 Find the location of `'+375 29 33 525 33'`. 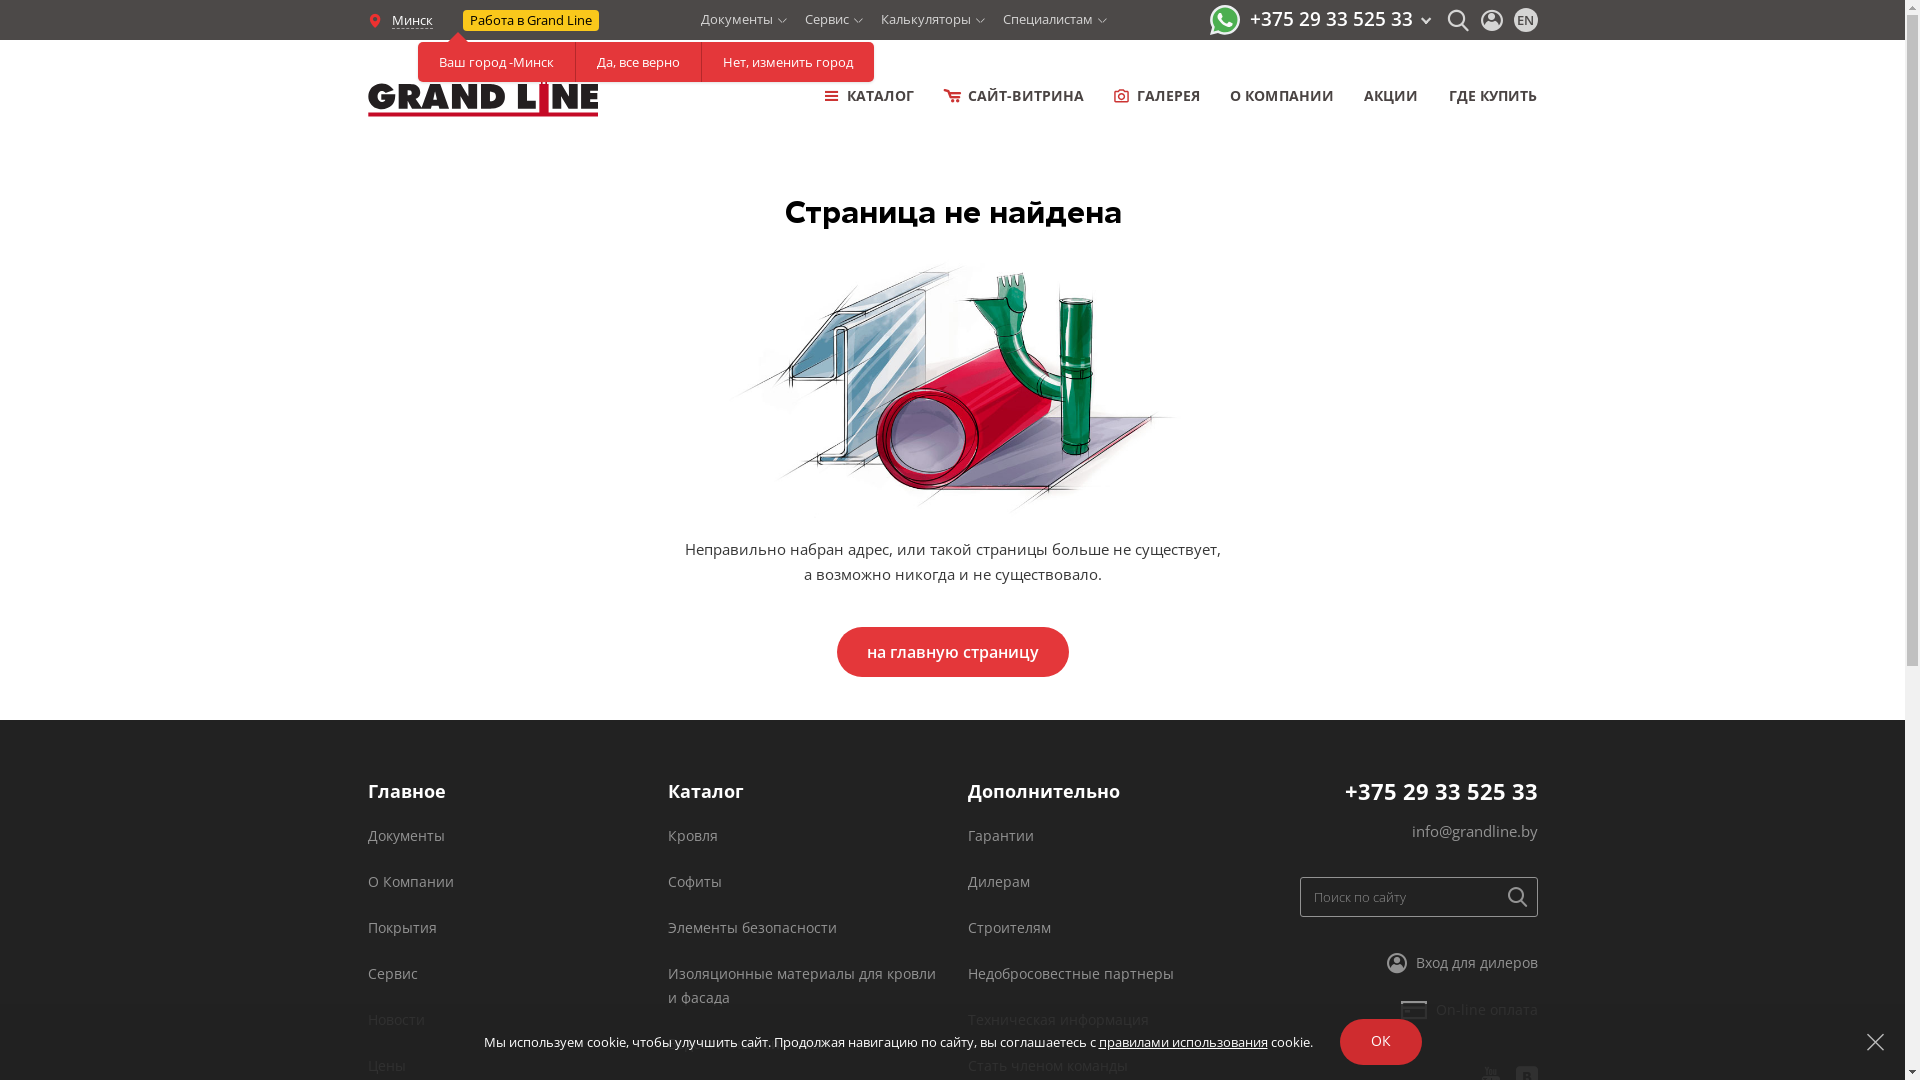

'+375 29 33 525 33' is located at coordinates (1340, 19).